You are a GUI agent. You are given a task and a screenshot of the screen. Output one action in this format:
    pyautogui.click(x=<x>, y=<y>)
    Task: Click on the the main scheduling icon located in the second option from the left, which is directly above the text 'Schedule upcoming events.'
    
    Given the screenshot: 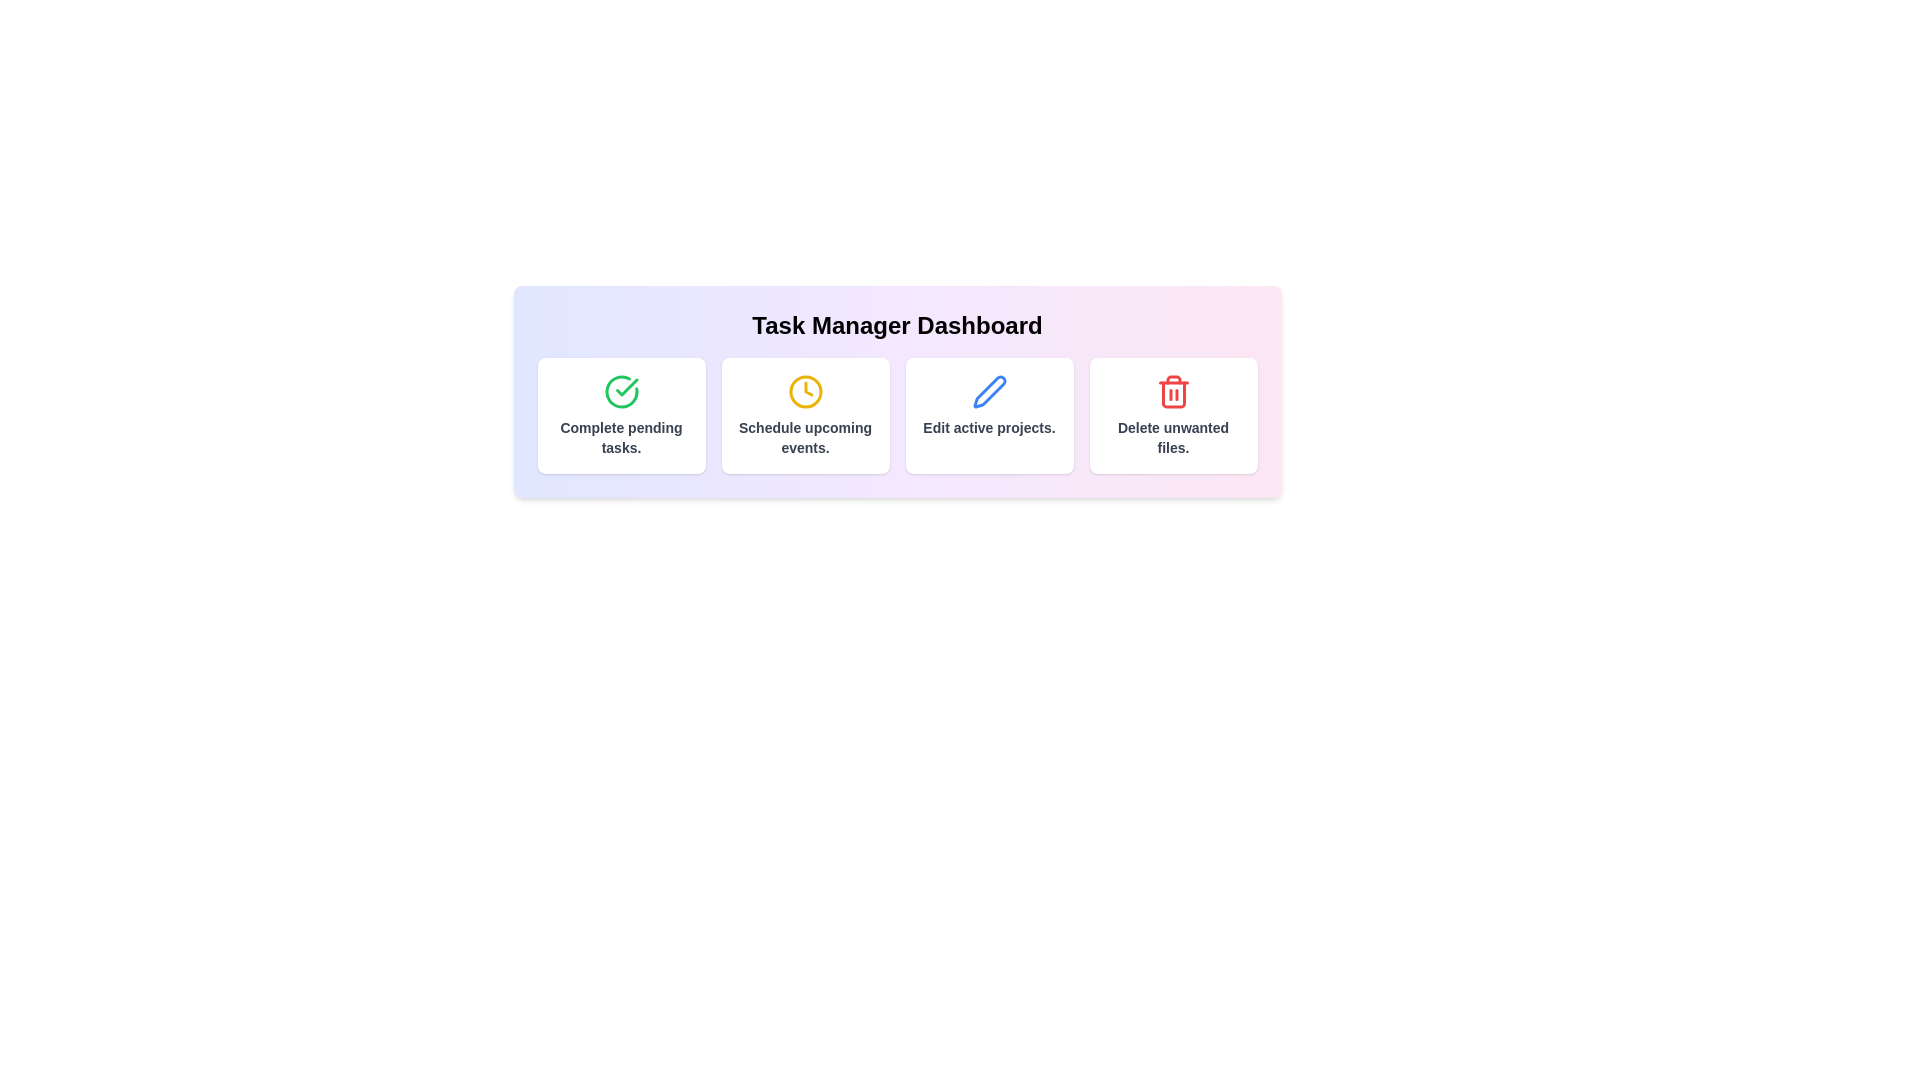 What is the action you would take?
    pyautogui.click(x=805, y=392)
    